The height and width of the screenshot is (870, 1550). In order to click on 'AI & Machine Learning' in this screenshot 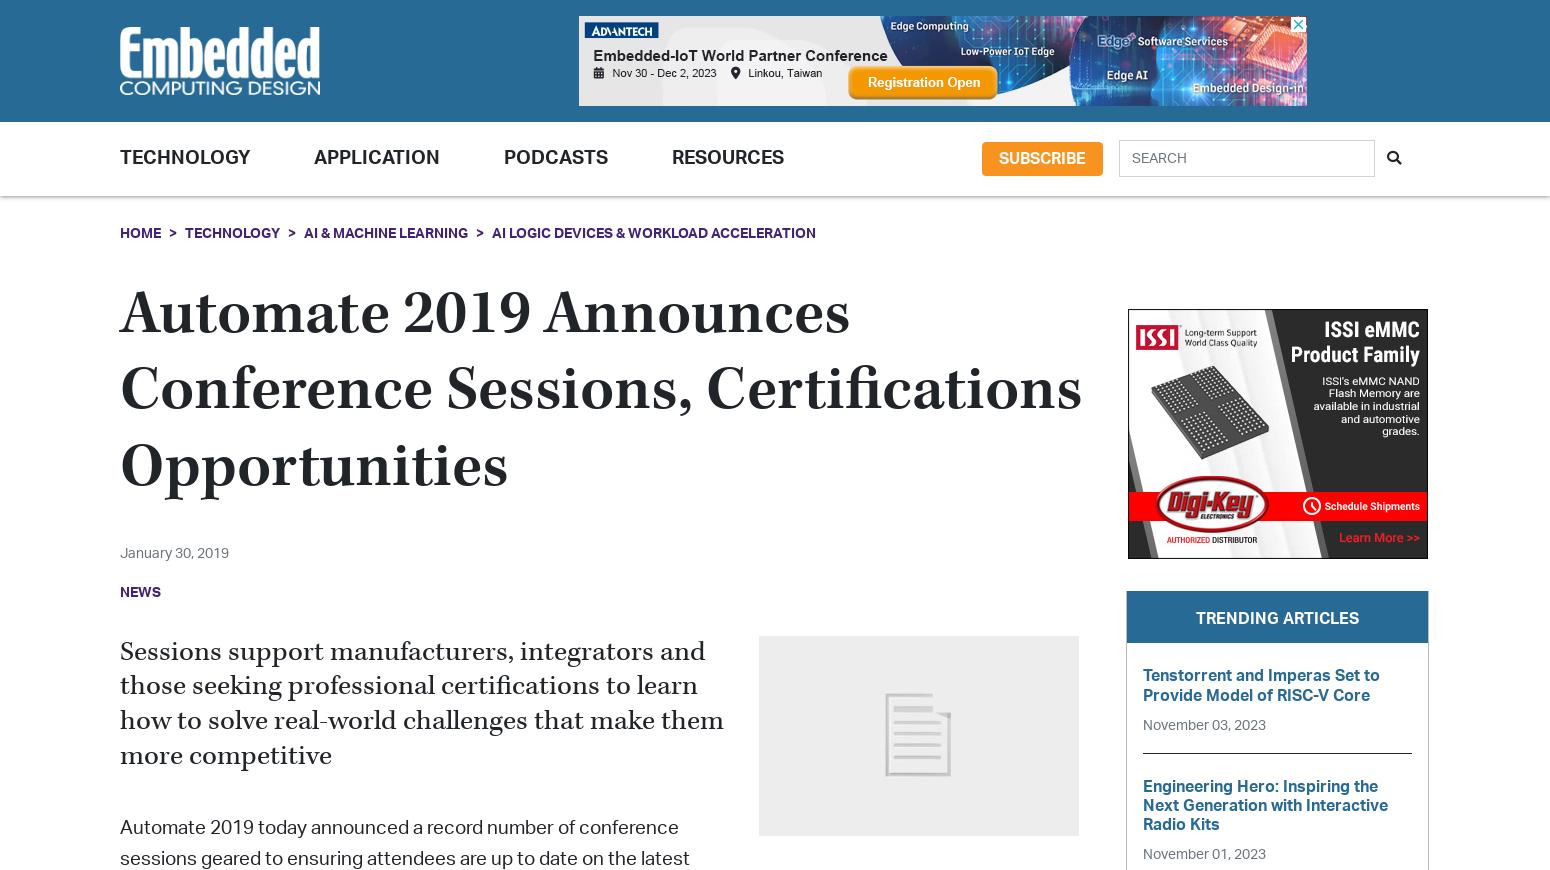, I will do `click(384, 232)`.